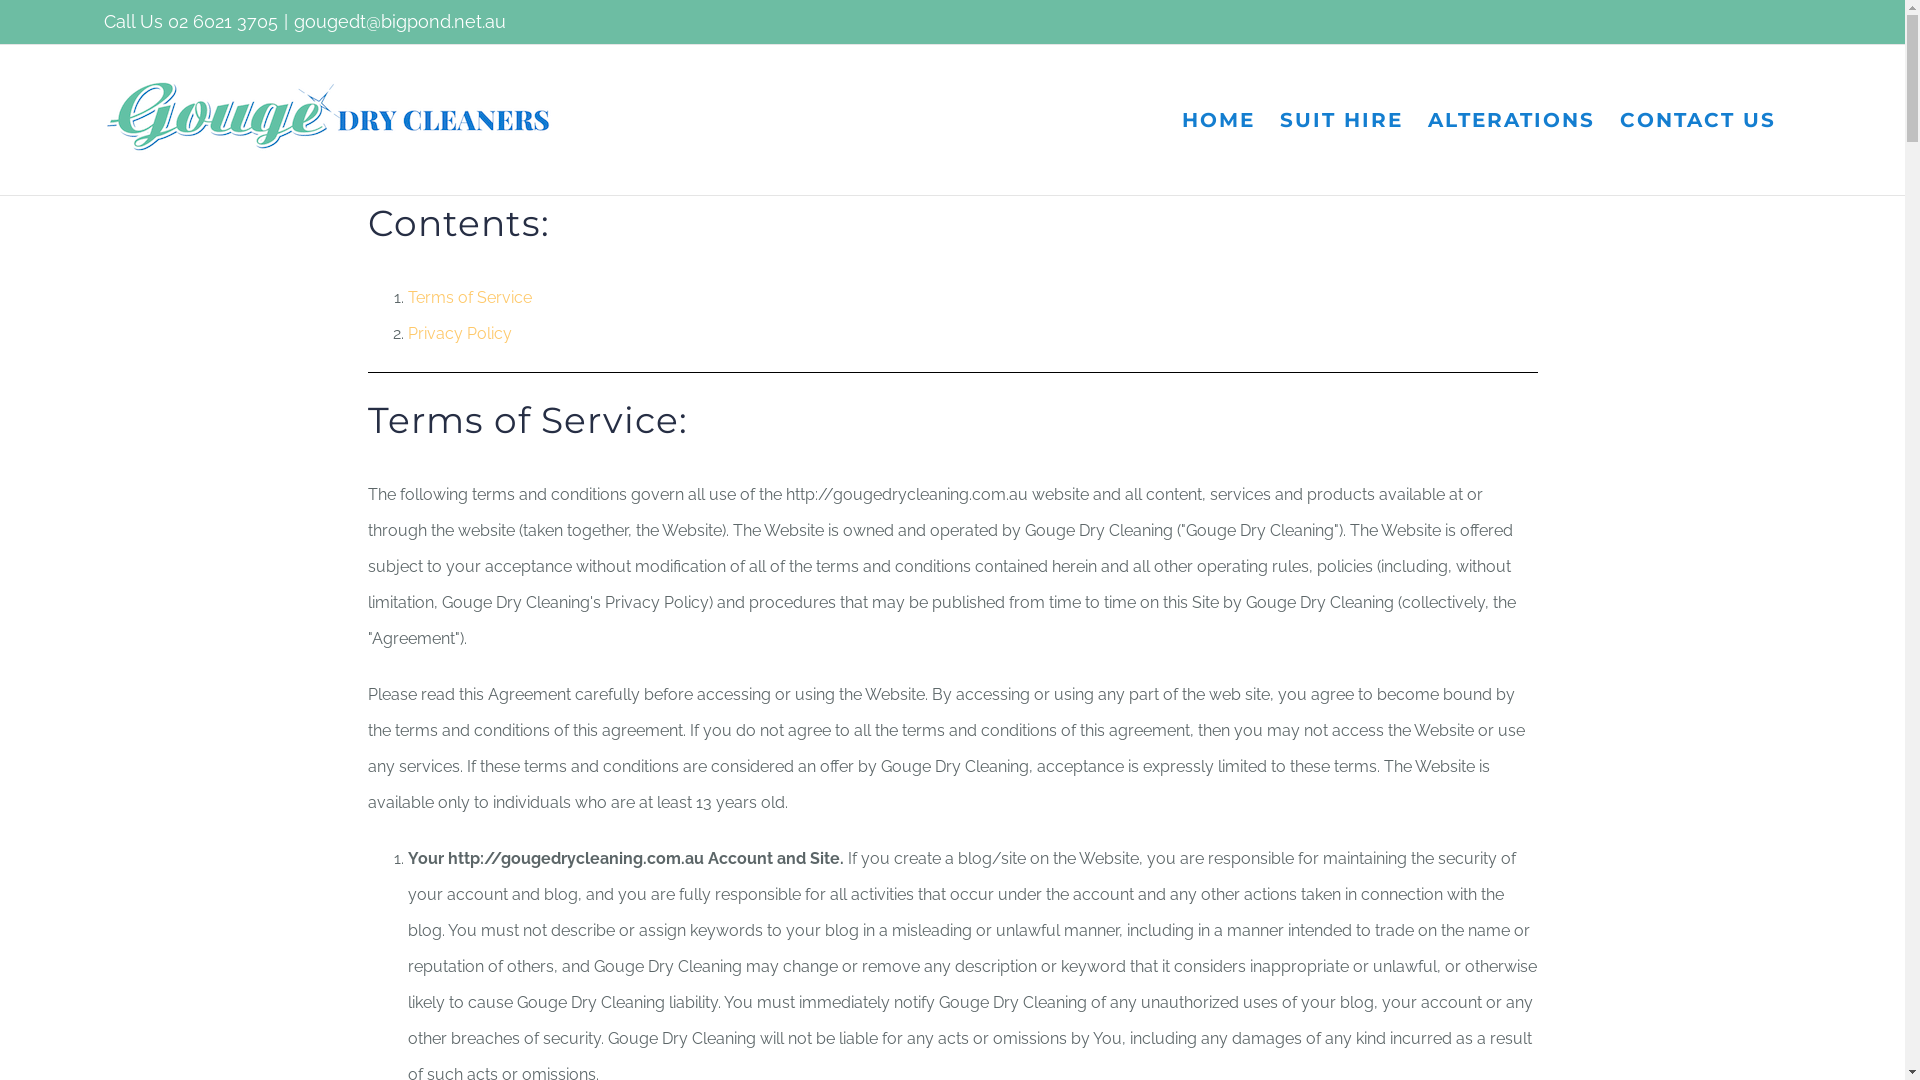 The height and width of the screenshot is (1080, 1920). I want to click on 'HOME', so click(1181, 119).